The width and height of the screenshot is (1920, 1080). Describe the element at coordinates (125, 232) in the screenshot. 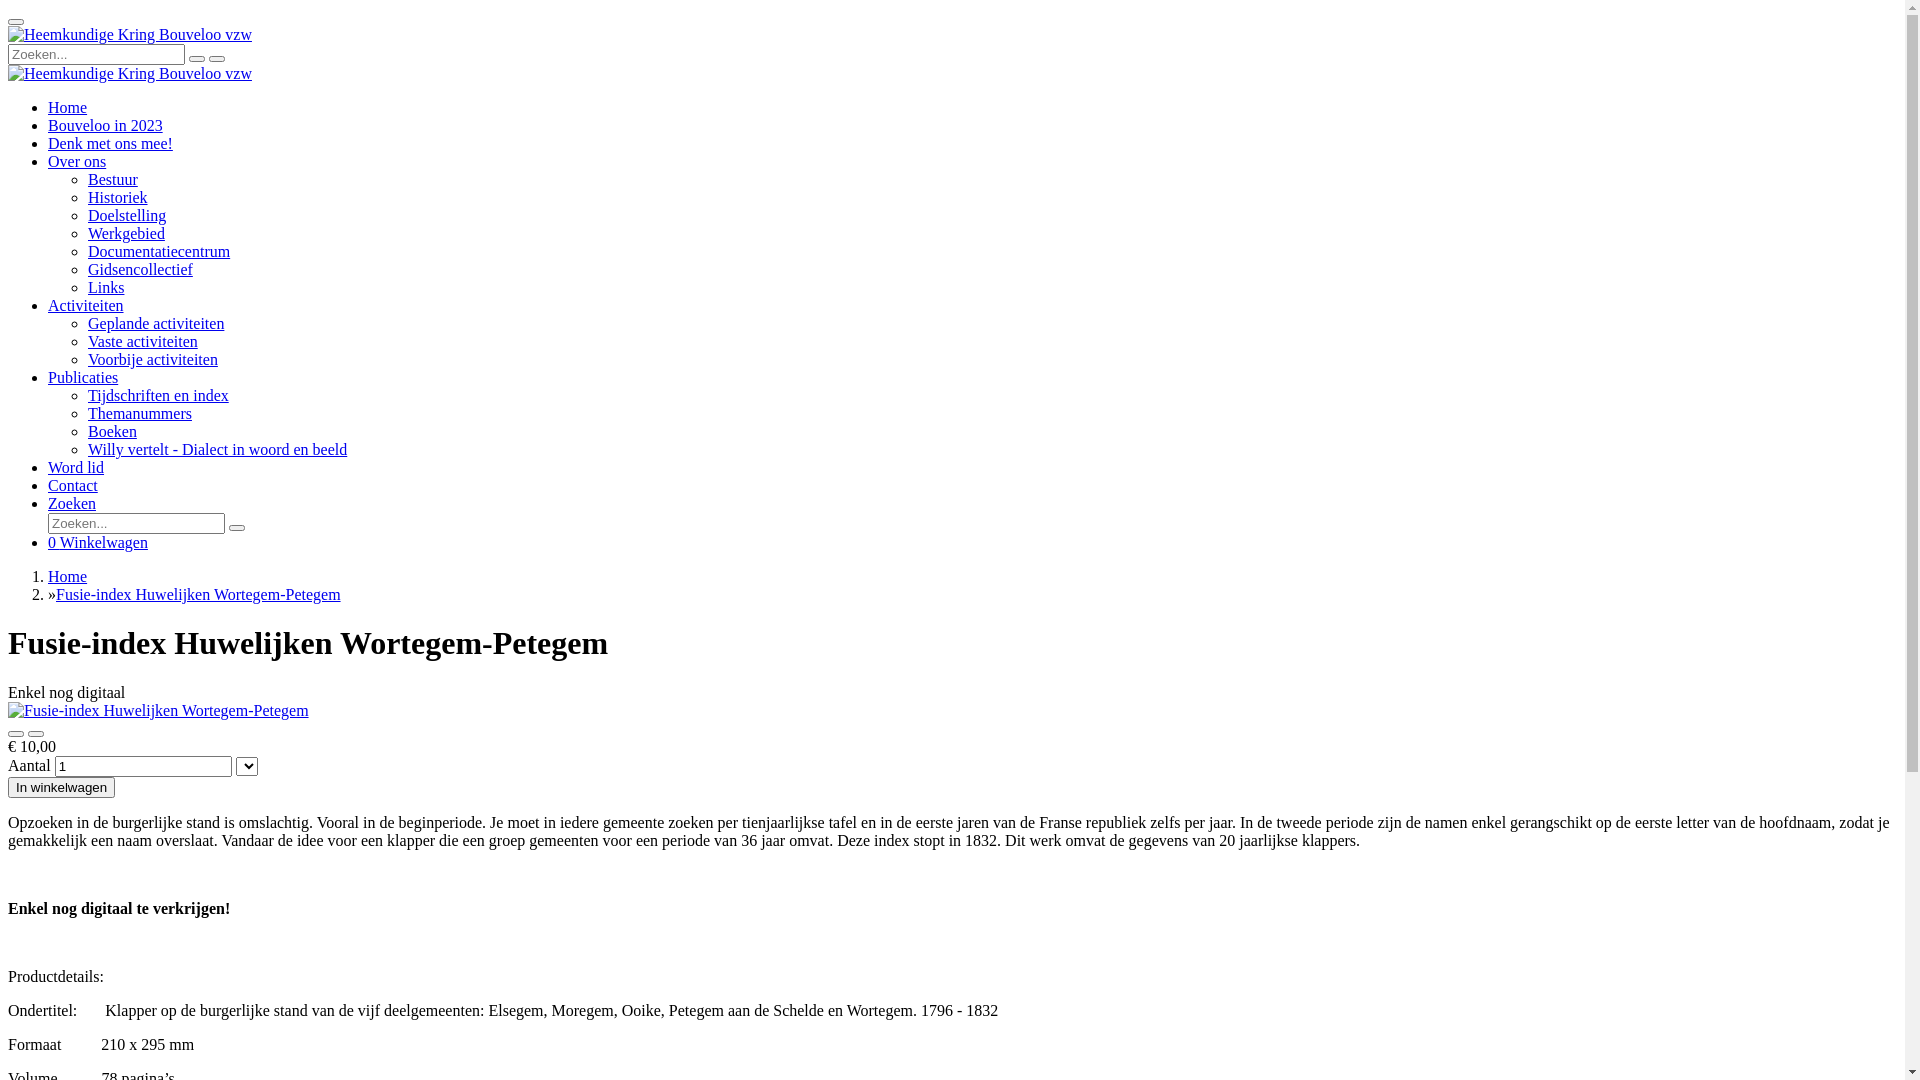

I see `'Werkgebied'` at that location.